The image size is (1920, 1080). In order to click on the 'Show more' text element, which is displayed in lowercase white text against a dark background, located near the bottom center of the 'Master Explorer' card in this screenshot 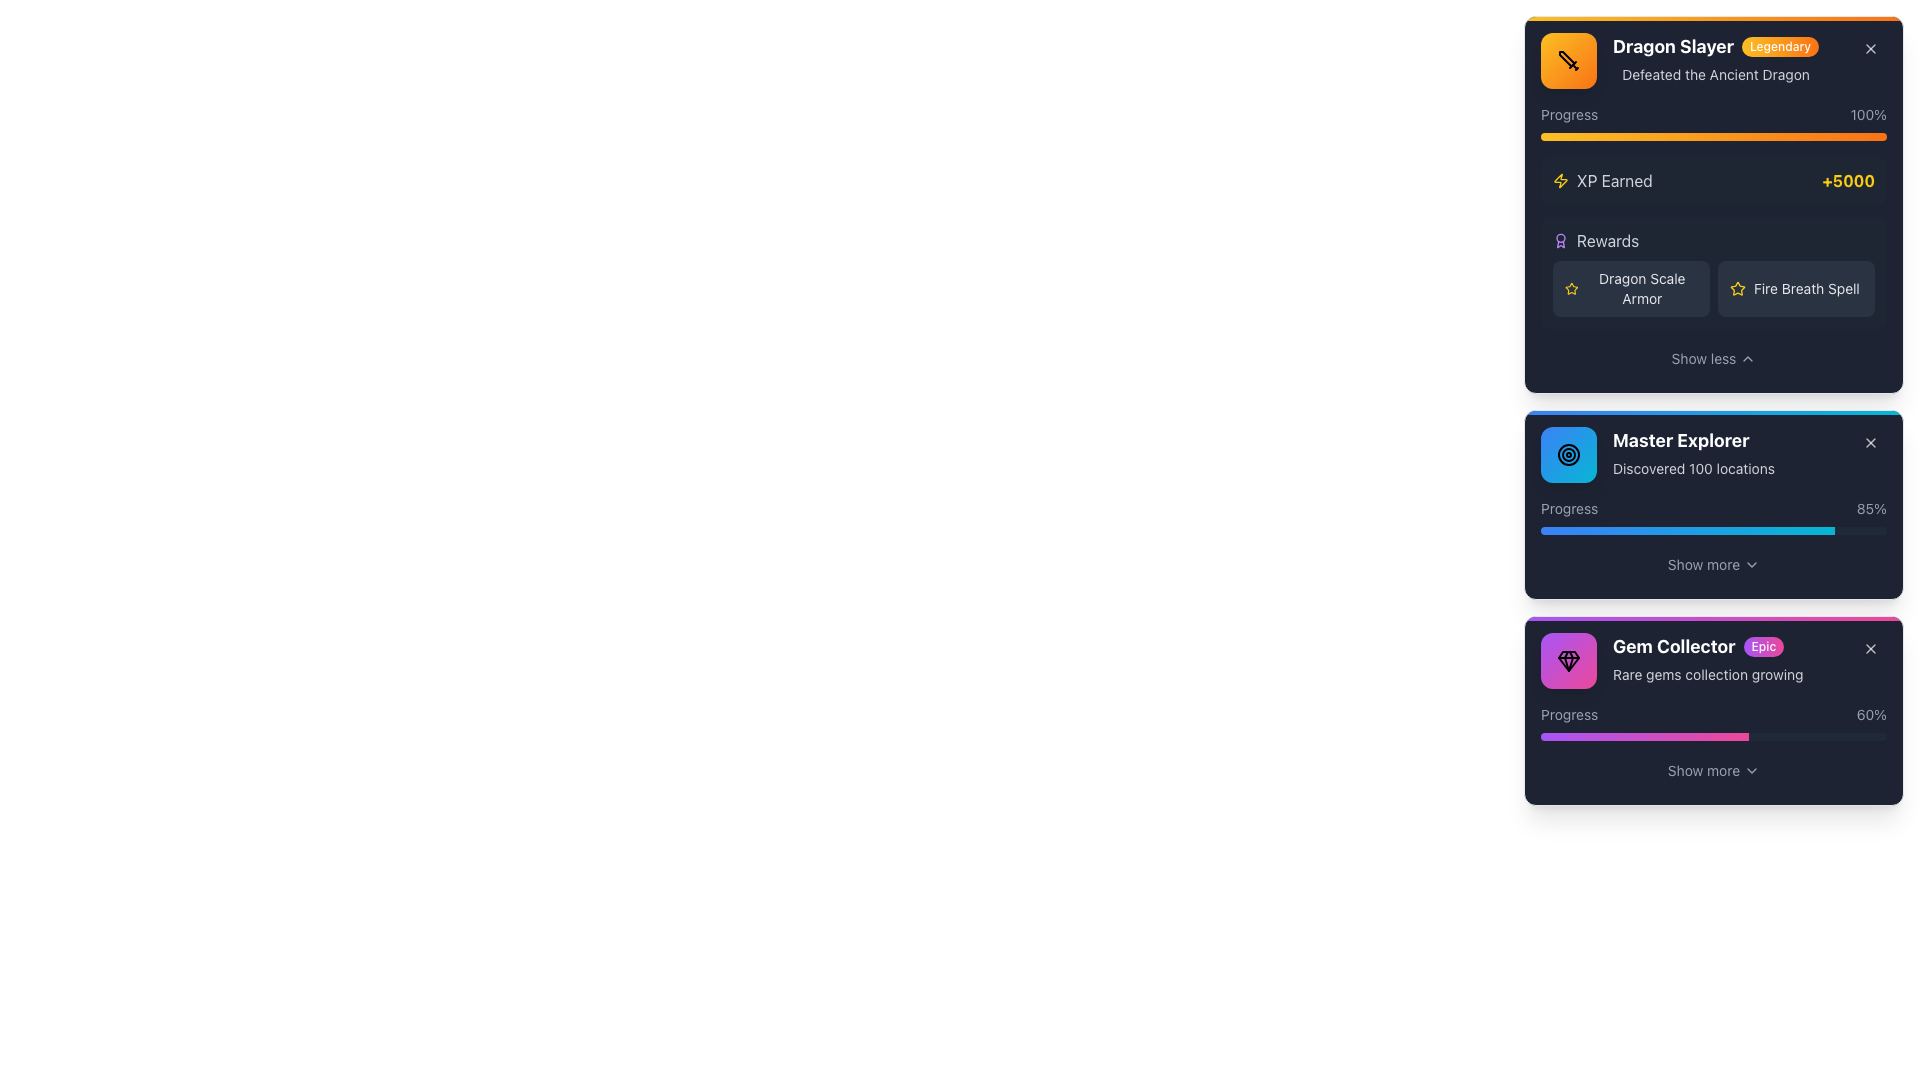, I will do `click(1703, 564)`.